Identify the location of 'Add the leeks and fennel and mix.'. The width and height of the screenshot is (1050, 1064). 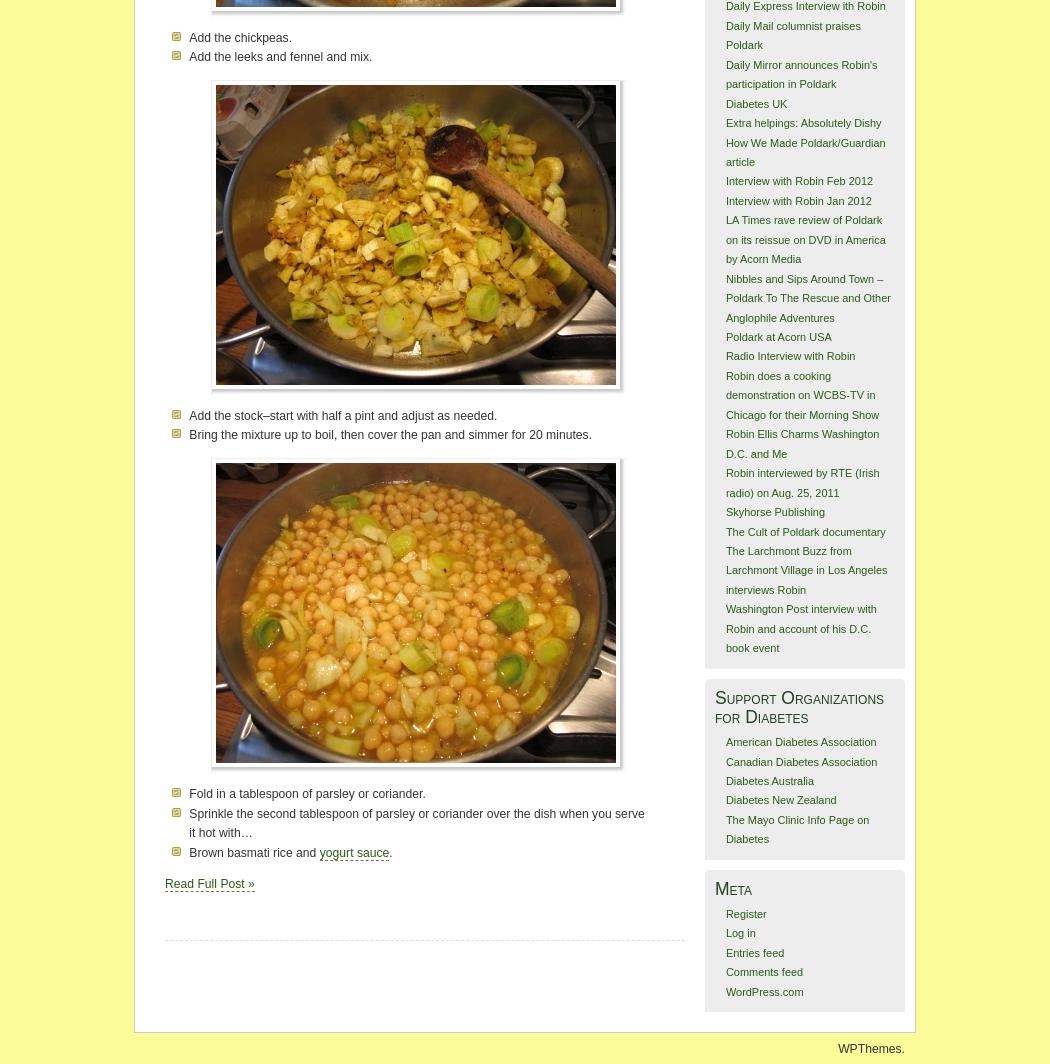
(188, 57).